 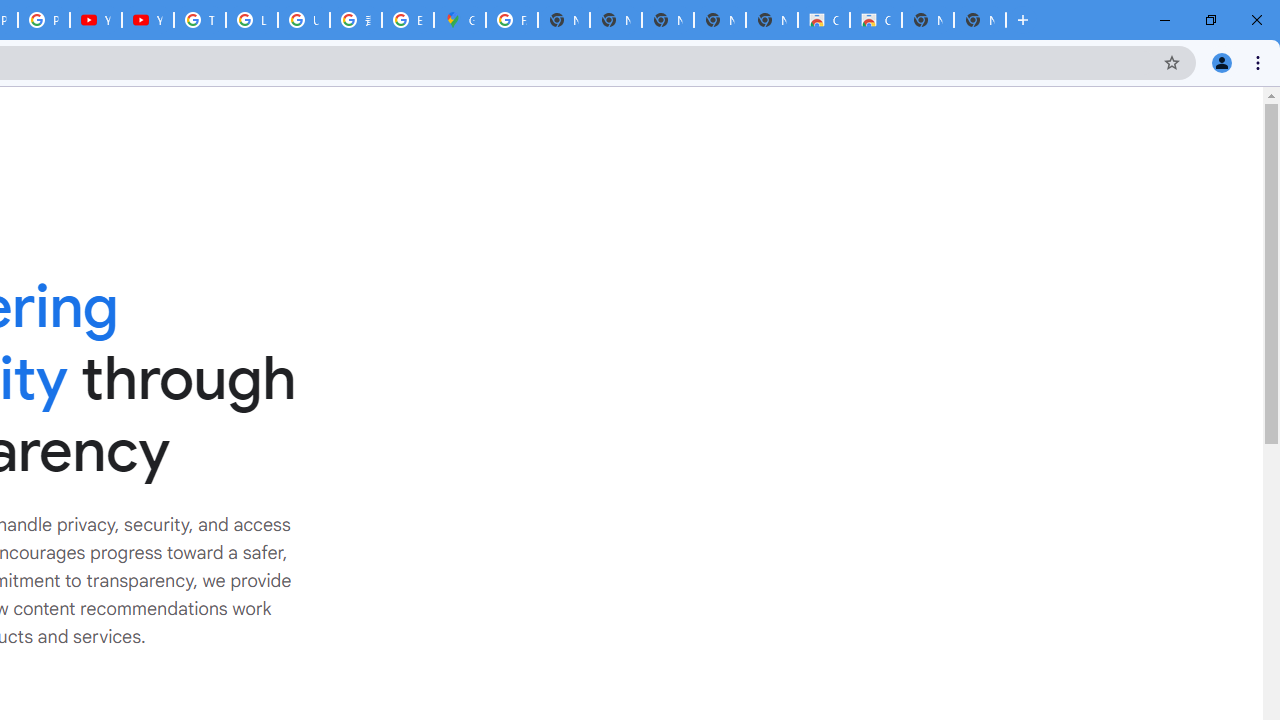 I want to click on 'YouTube', so click(x=146, y=20).